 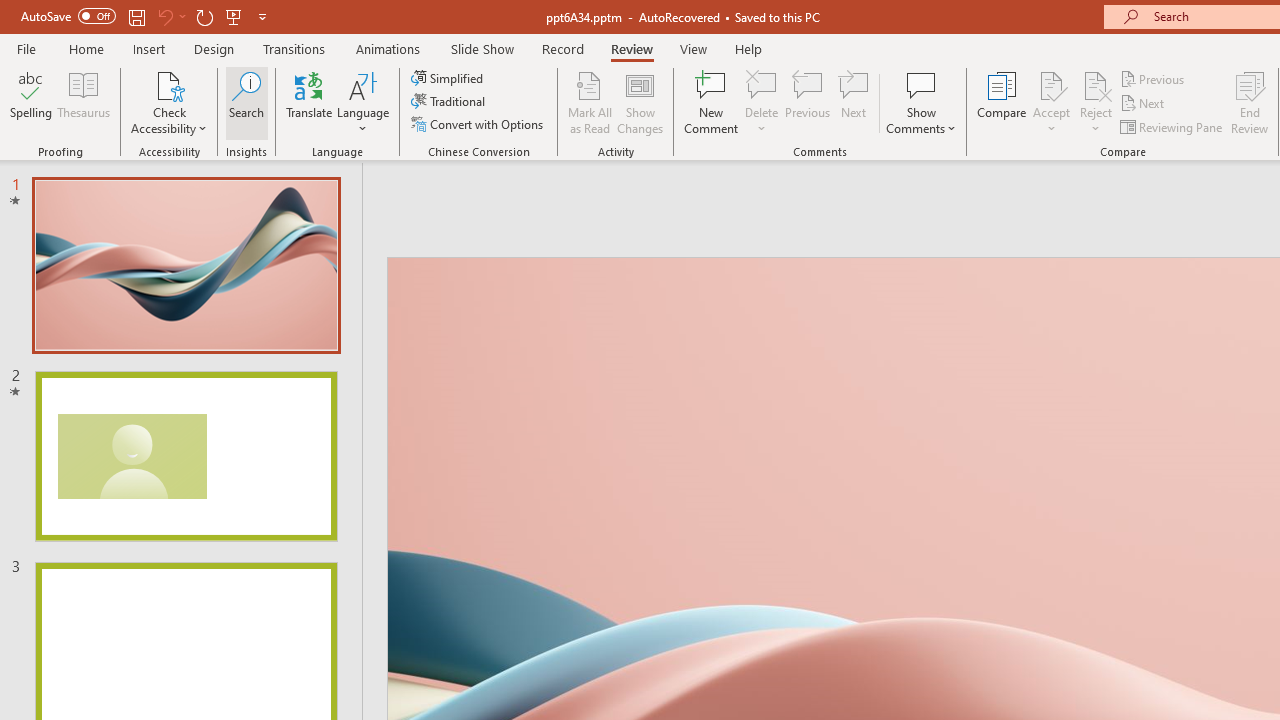 What do you see at coordinates (1050, 84) in the screenshot?
I see `'Accept Change'` at bounding box center [1050, 84].